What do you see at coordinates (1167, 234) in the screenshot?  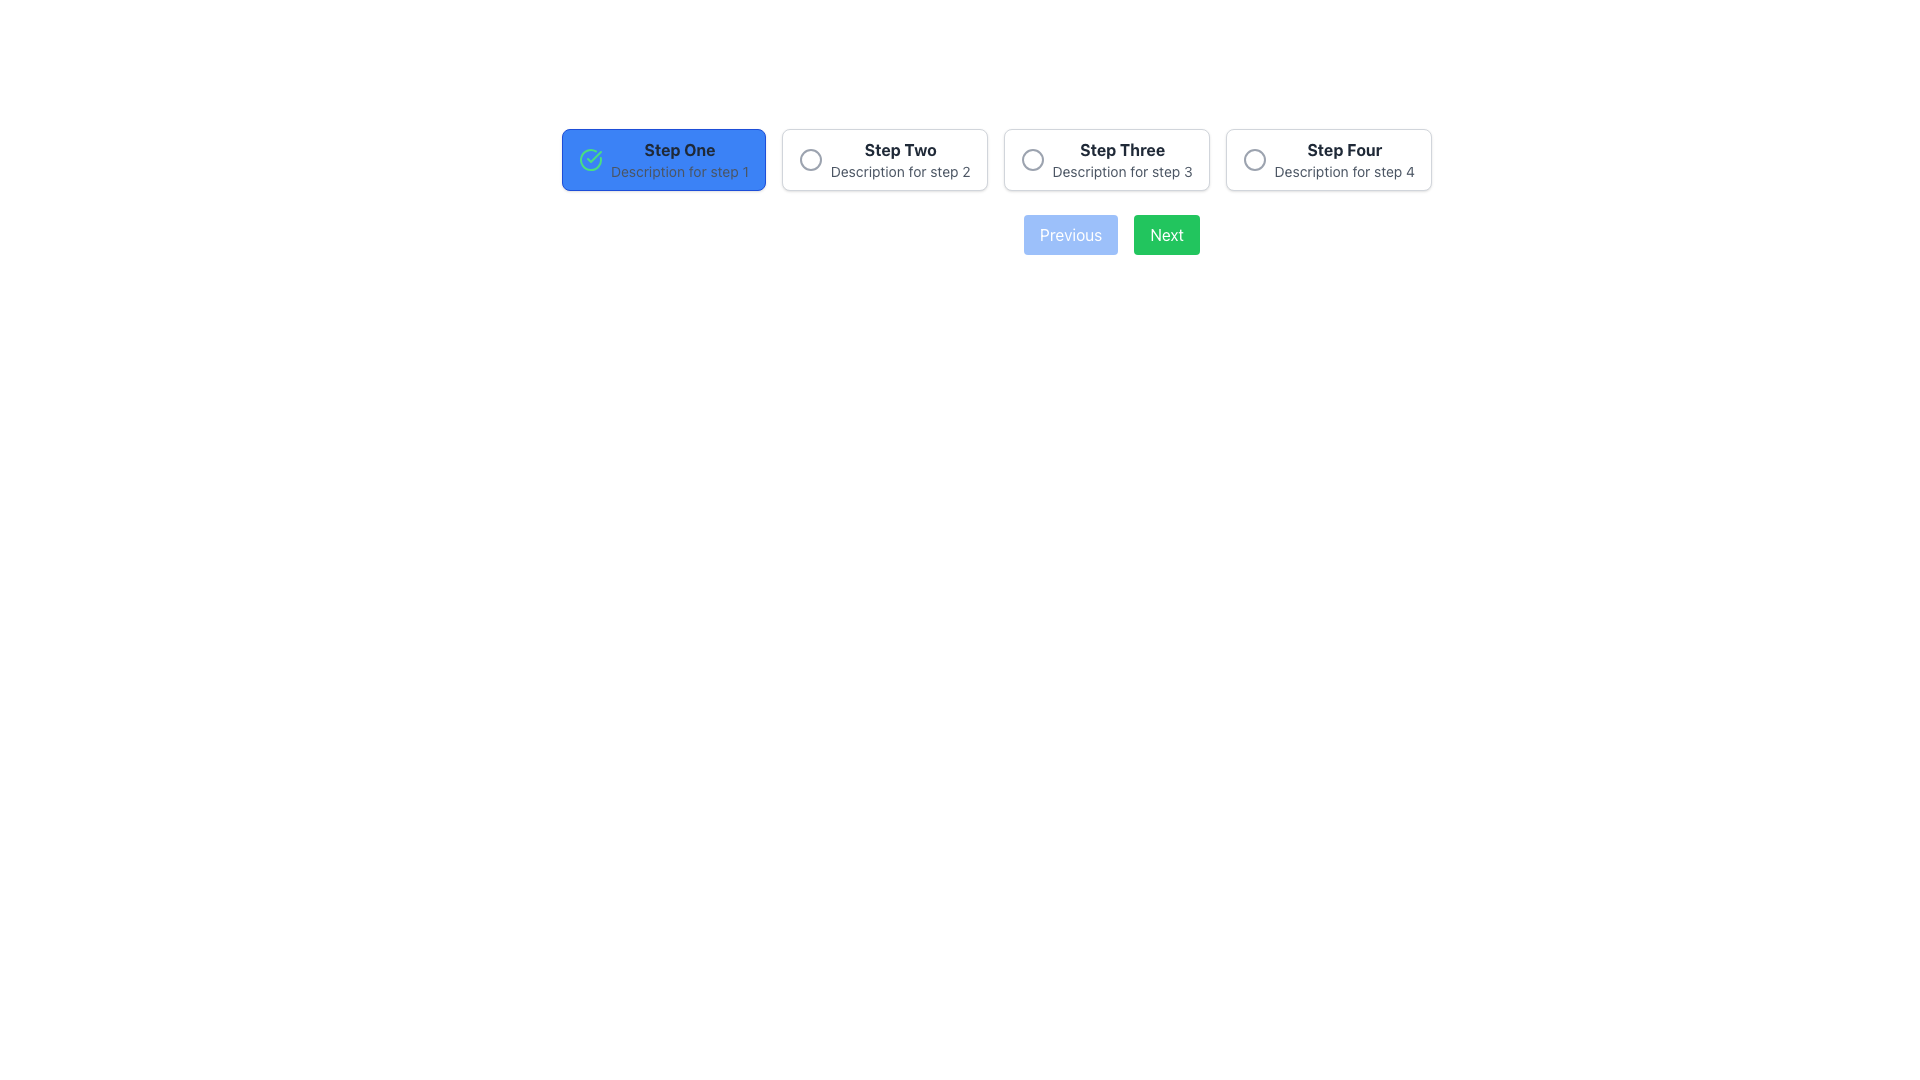 I see `the 'Next' button, which has a green background and white text, to proceed to the next step` at bounding box center [1167, 234].